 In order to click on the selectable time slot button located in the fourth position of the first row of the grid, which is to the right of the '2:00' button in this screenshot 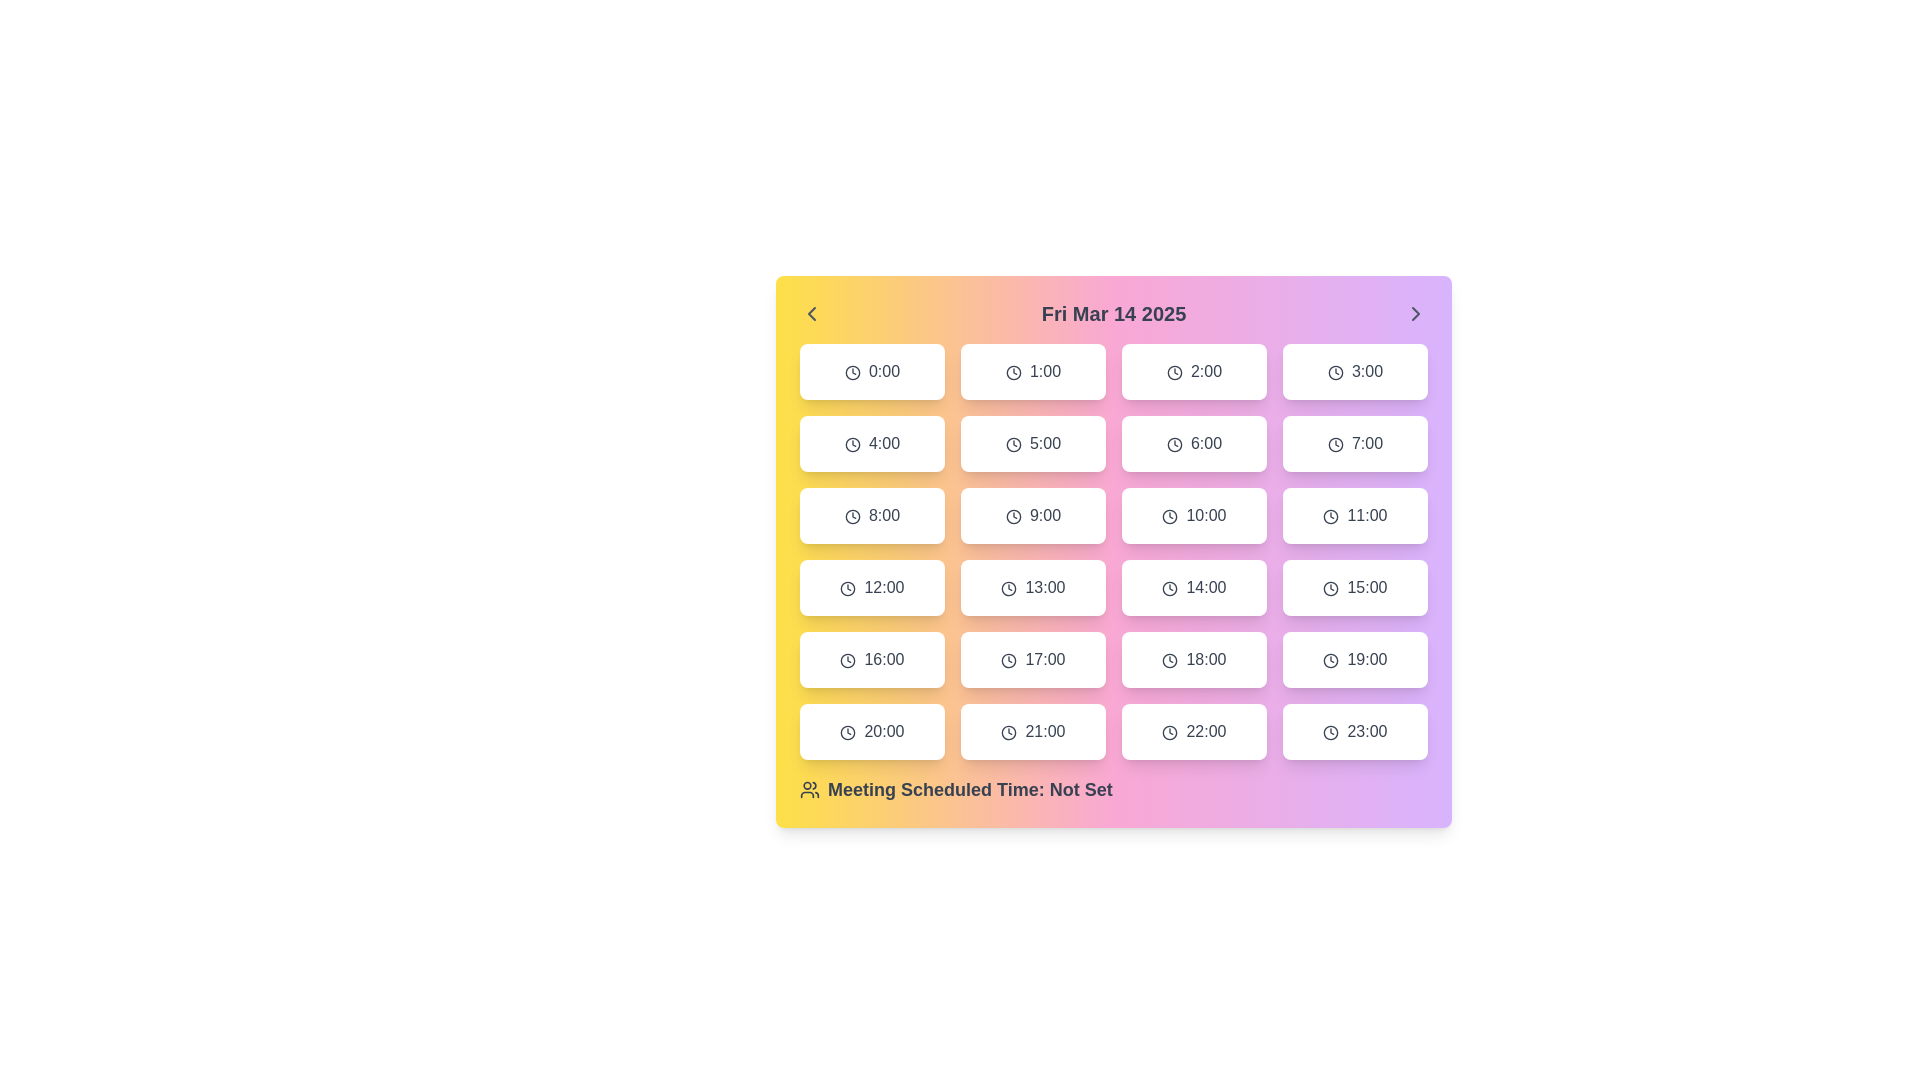, I will do `click(1355, 371)`.